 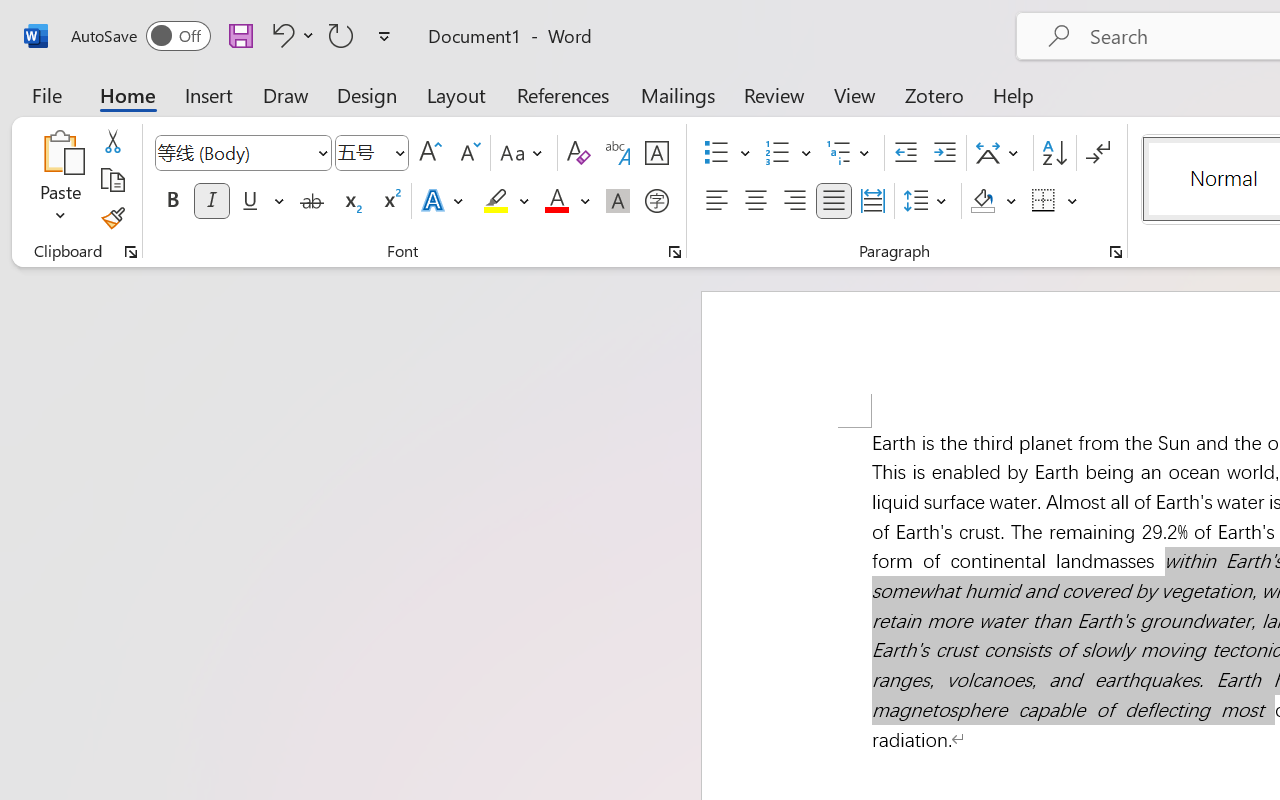 What do you see at coordinates (1114, 251) in the screenshot?
I see `'Paragraph...'` at bounding box center [1114, 251].